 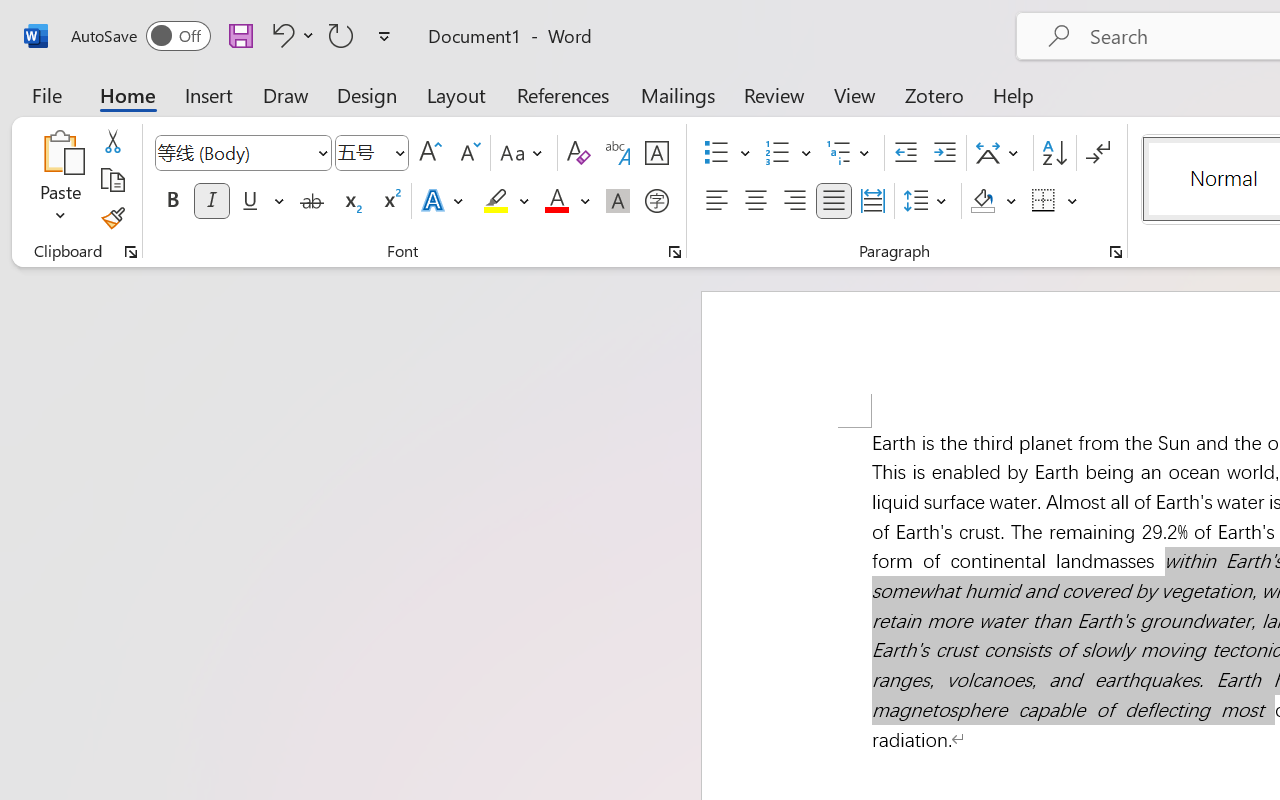 What do you see at coordinates (1114, 251) in the screenshot?
I see `'Paragraph...'` at bounding box center [1114, 251].